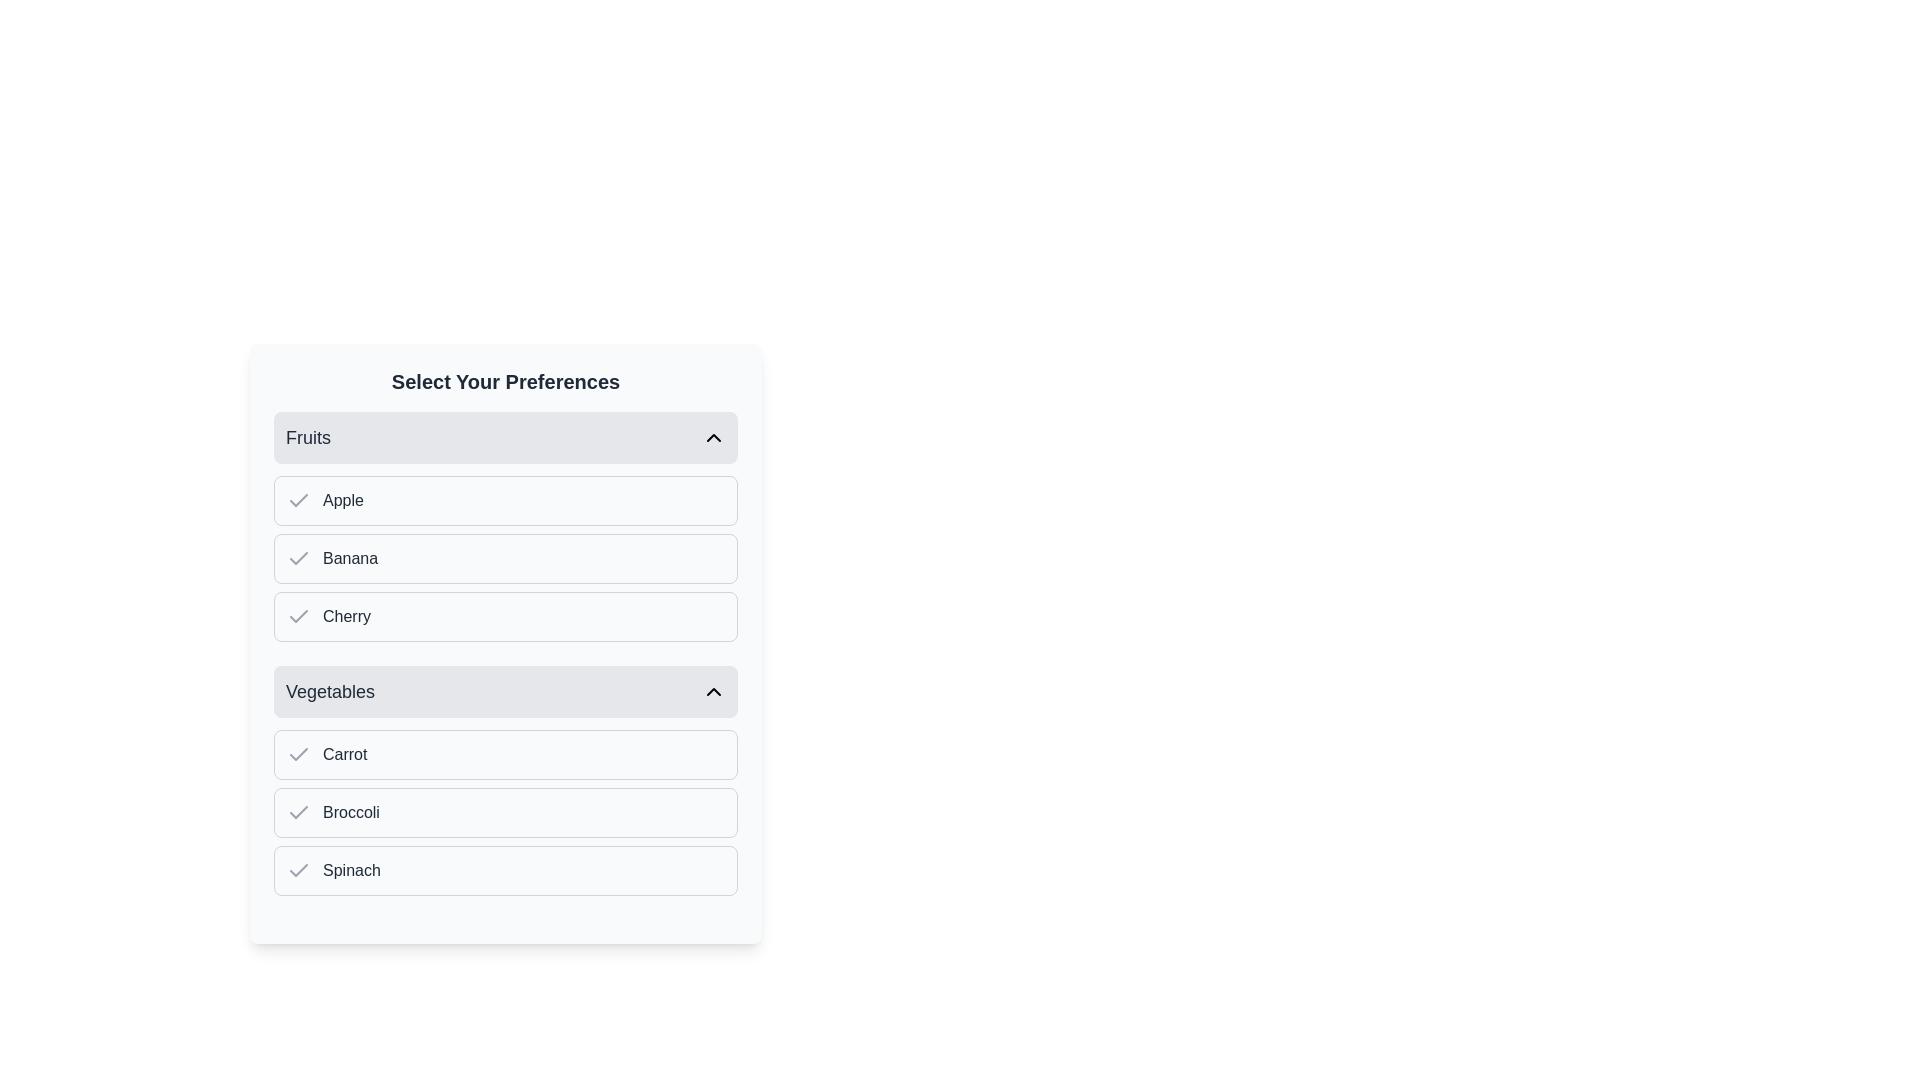 This screenshot has width=1920, height=1080. What do you see at coordinates (350, 559) in the screenshot?
I see `the text label displaying 'Banana' in a medium-sized, bold, dark gray font, located within the 'Fruits' section` at bounding box center [350, 559].